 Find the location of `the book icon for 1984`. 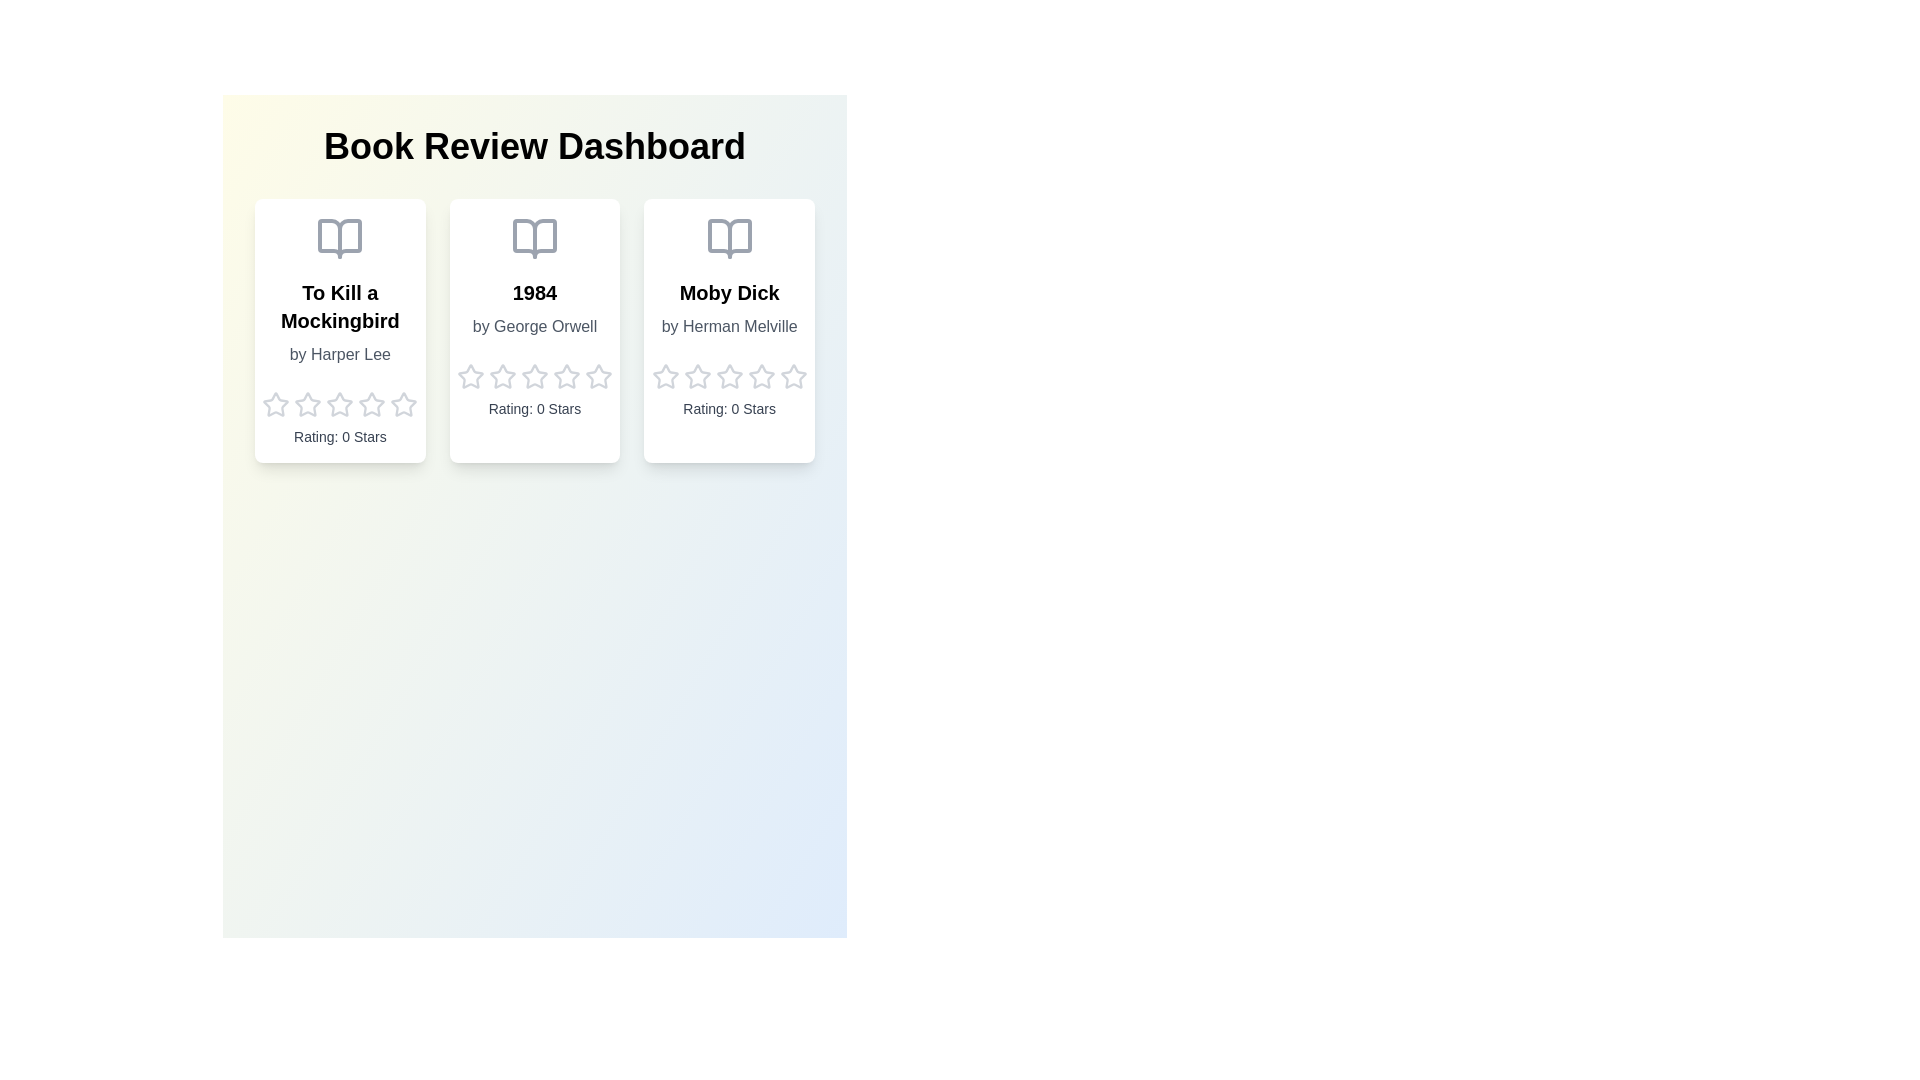

the book icon for 1984 is located at coordinates (534, 238).